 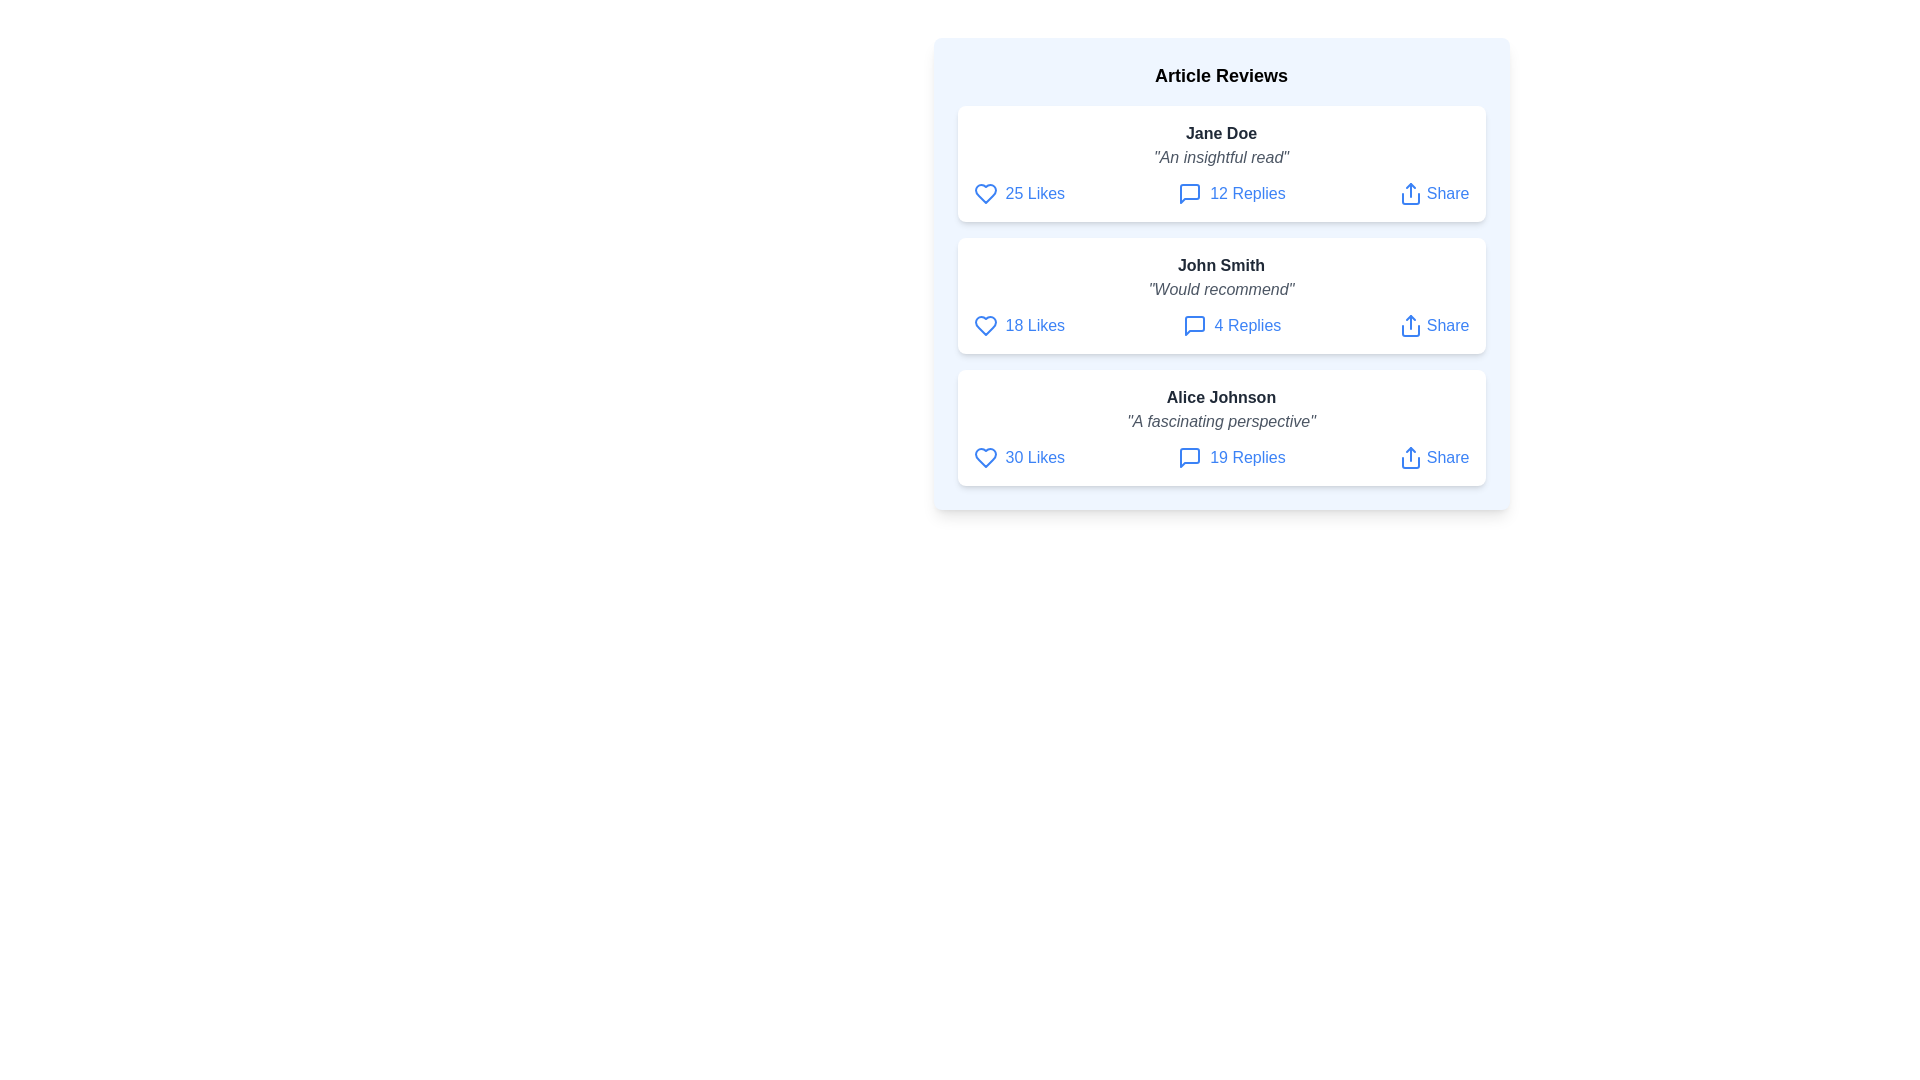 I want to click on share button for the review by Alice Johnson, so click(x=1433, y=458).